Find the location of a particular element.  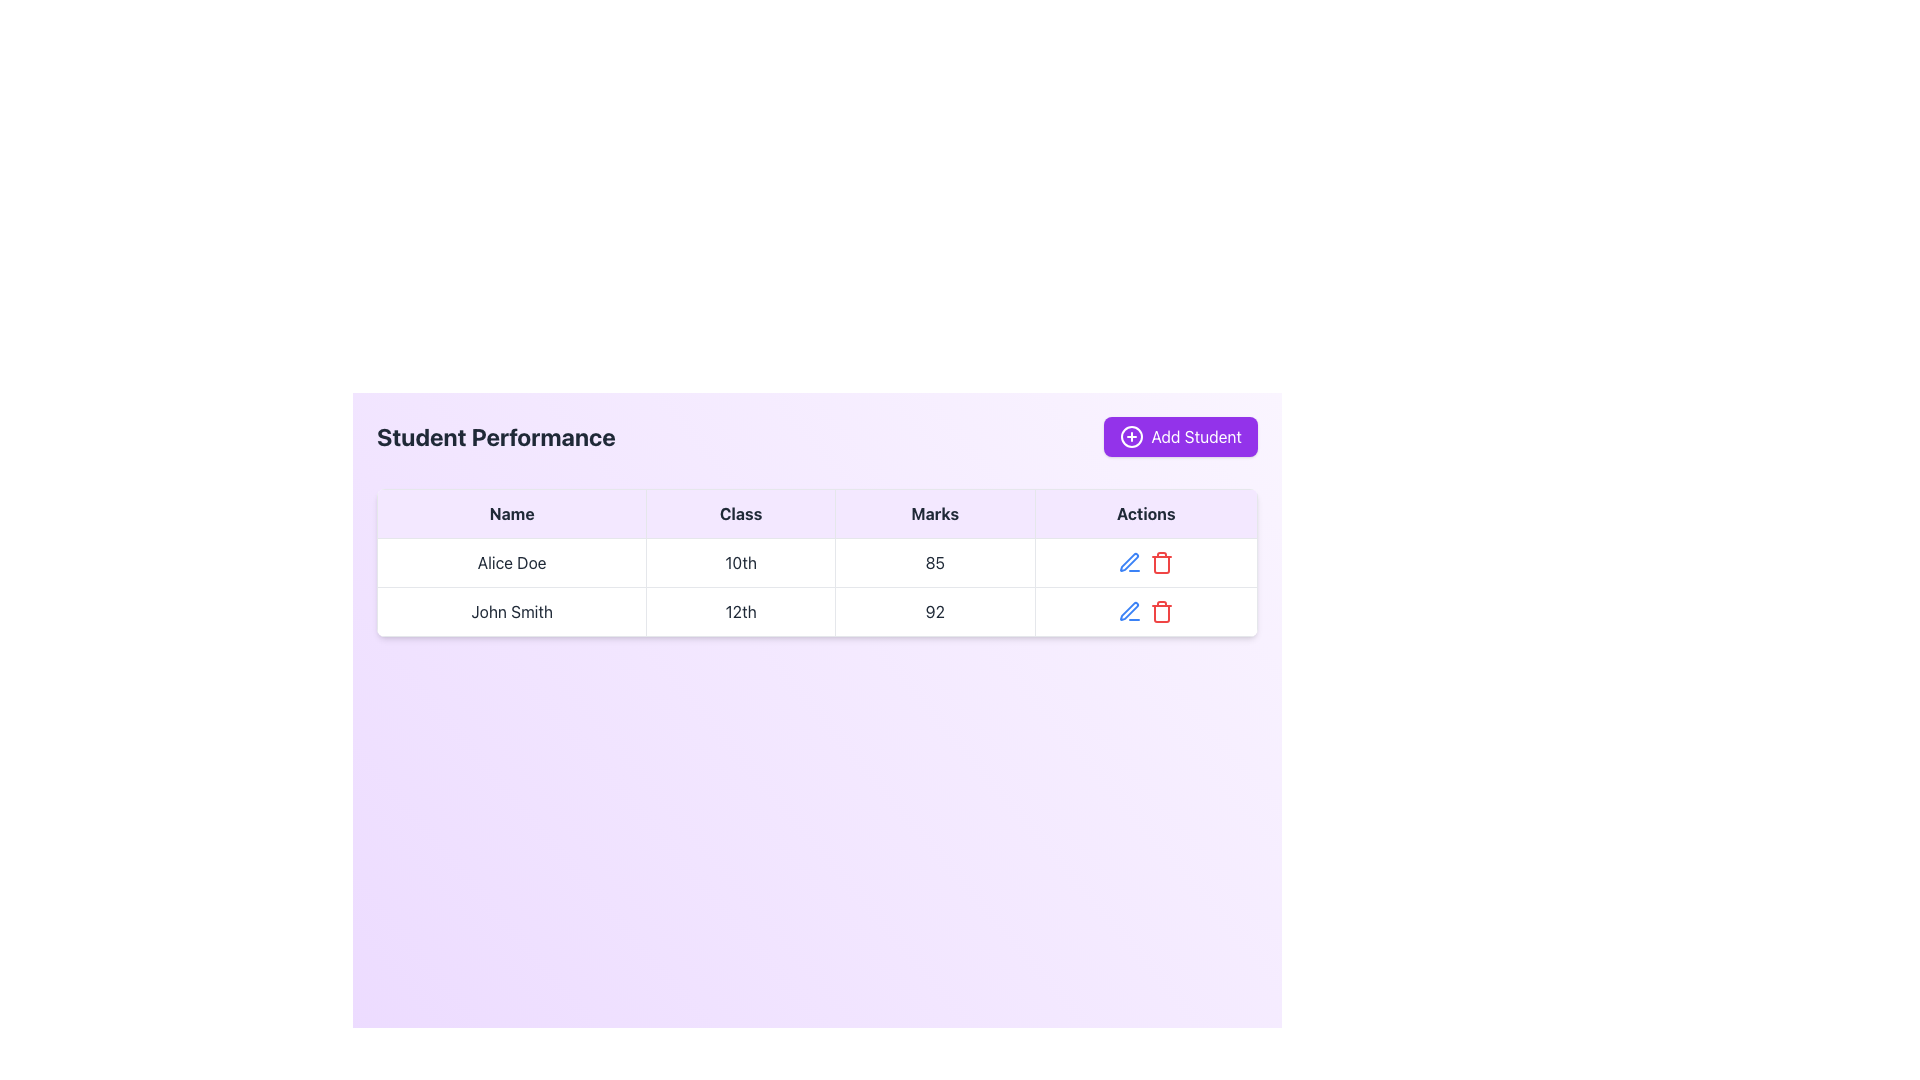

the table cell content displaying the name of a student, located in the first column of the first data row of the table is located at coordinates (512, 563).